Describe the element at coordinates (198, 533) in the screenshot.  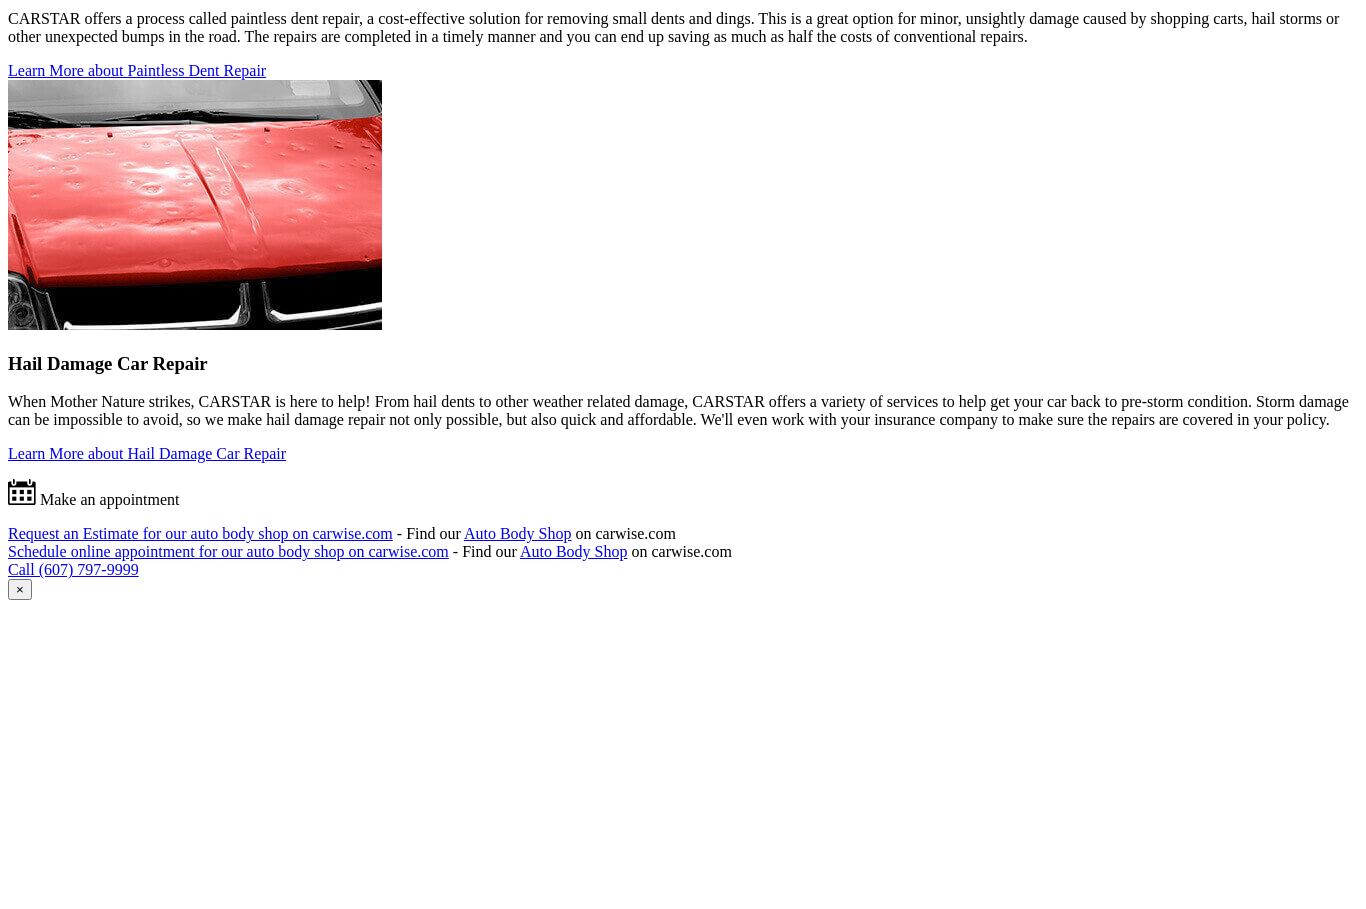
I see `'Request an Estimate for our auto body shop on carwise.com'` at that location.